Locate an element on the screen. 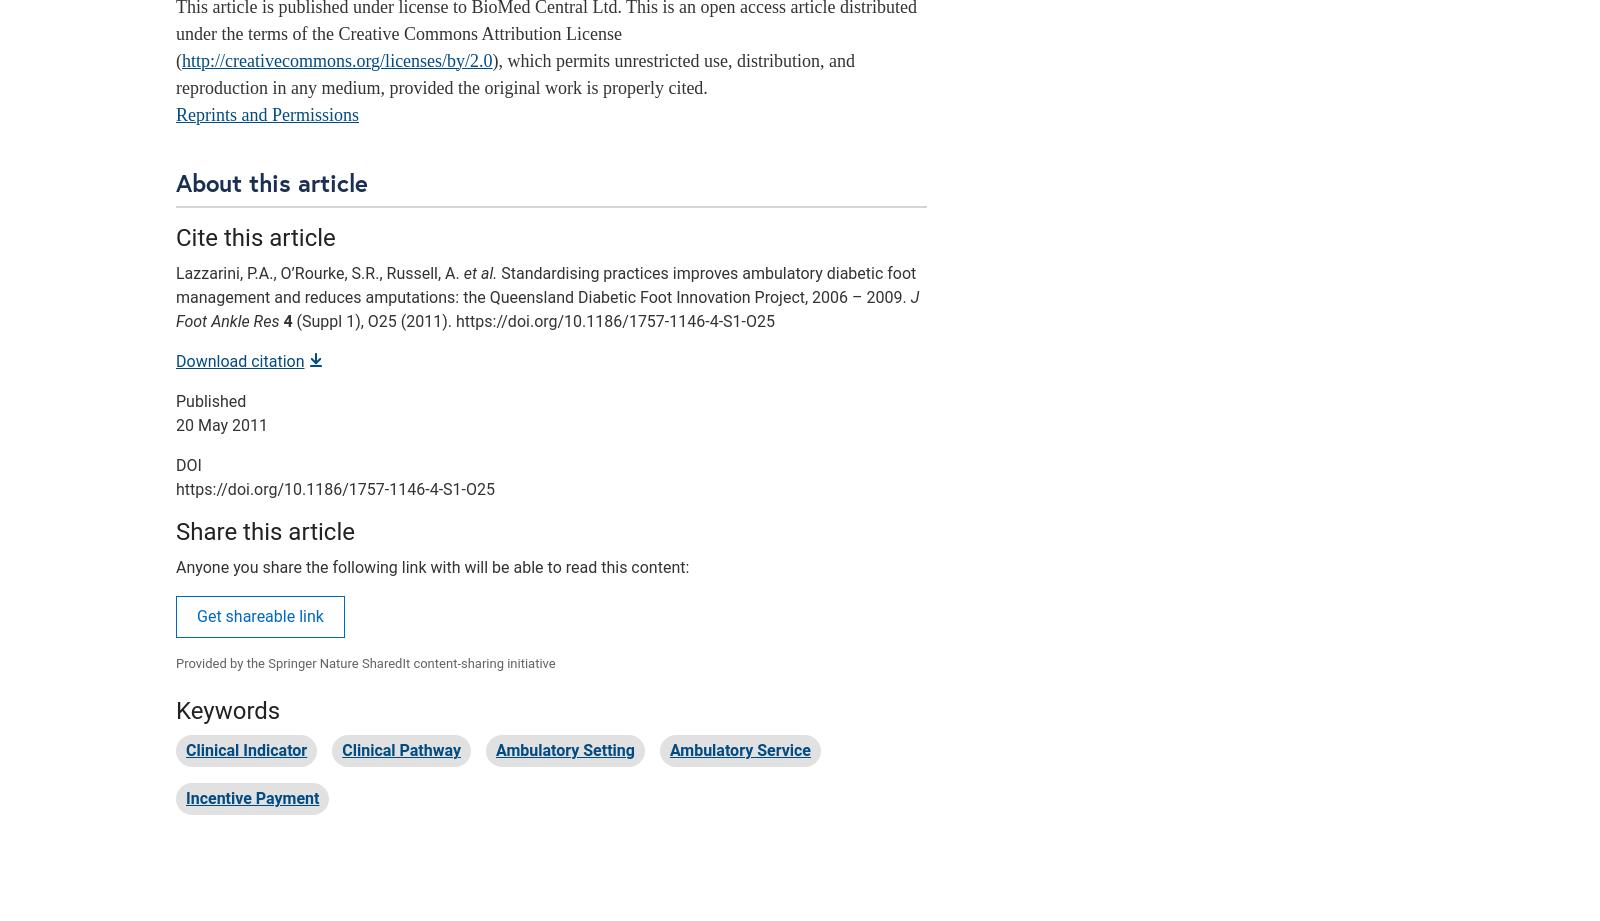  'Share this article' is located at coordinates (264, 530).